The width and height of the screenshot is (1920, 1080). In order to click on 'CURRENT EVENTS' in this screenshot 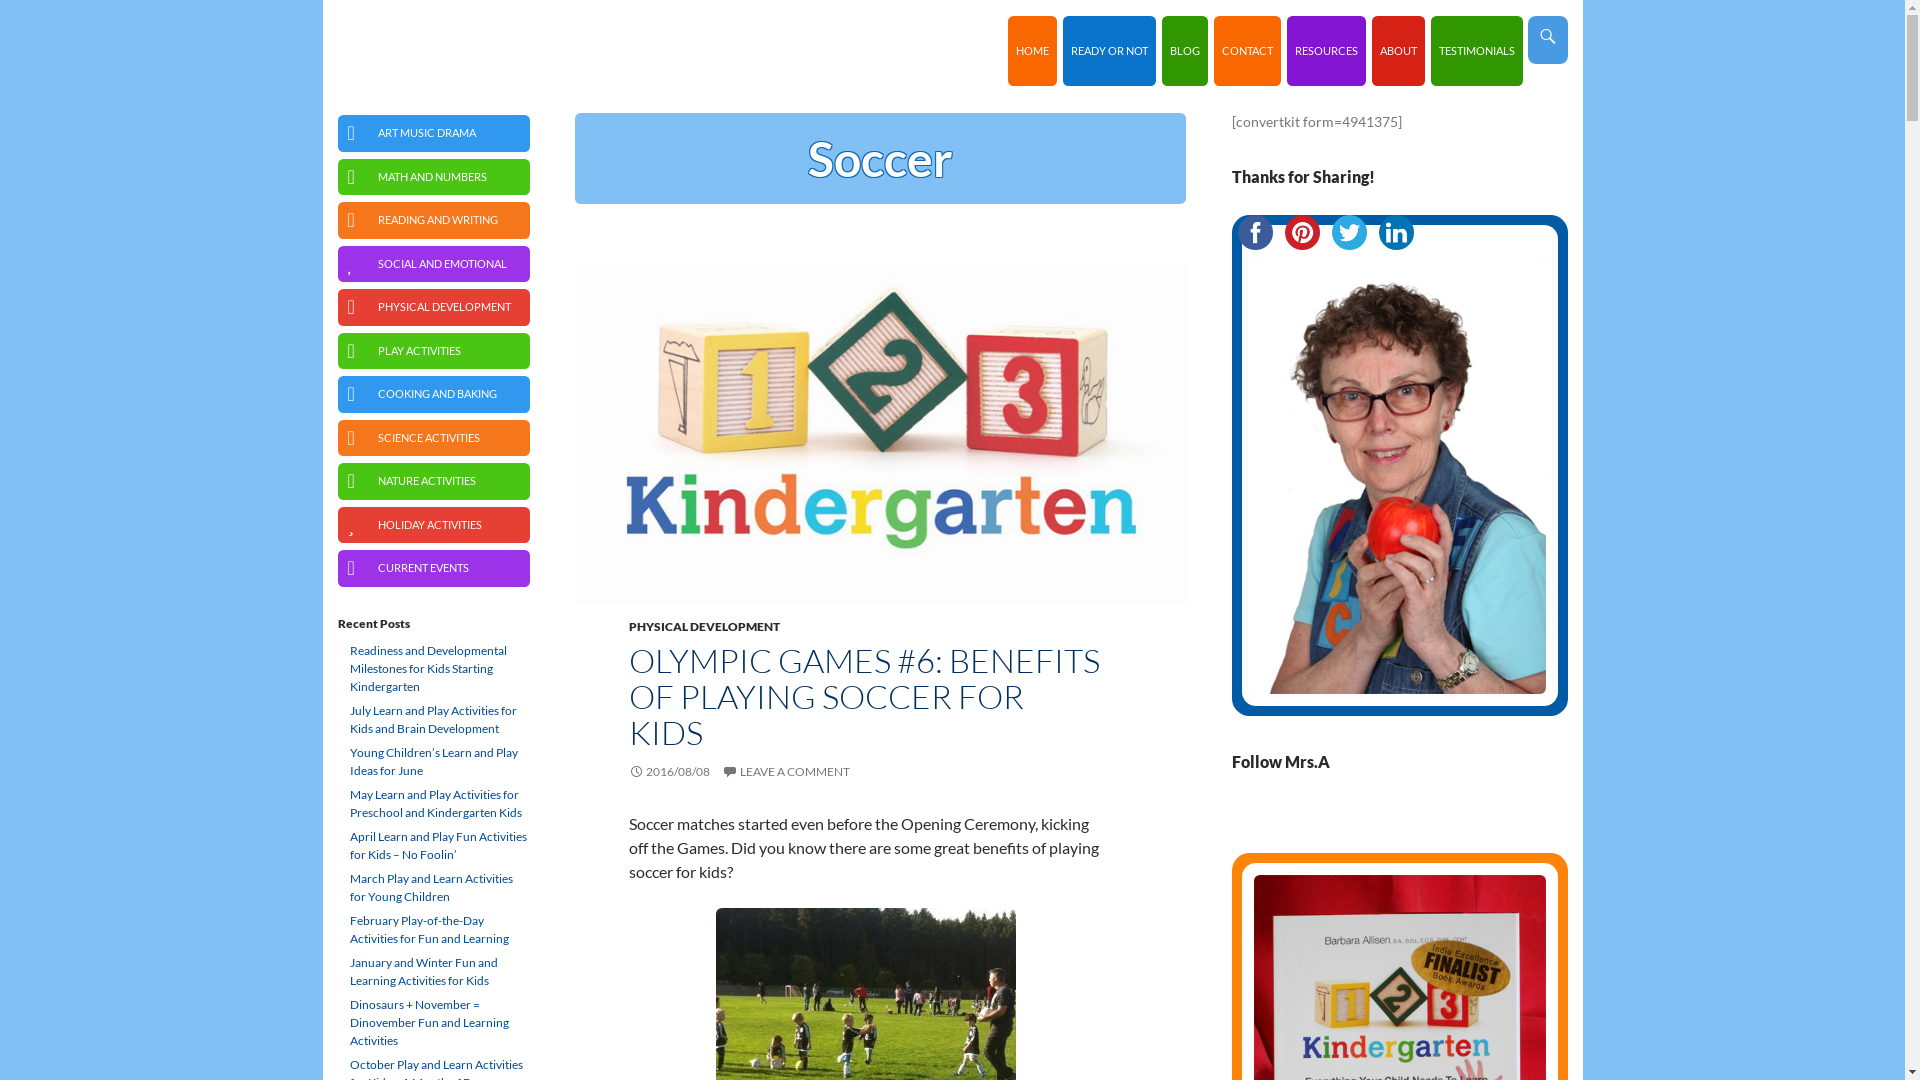, I will do `click(432, 568)`.